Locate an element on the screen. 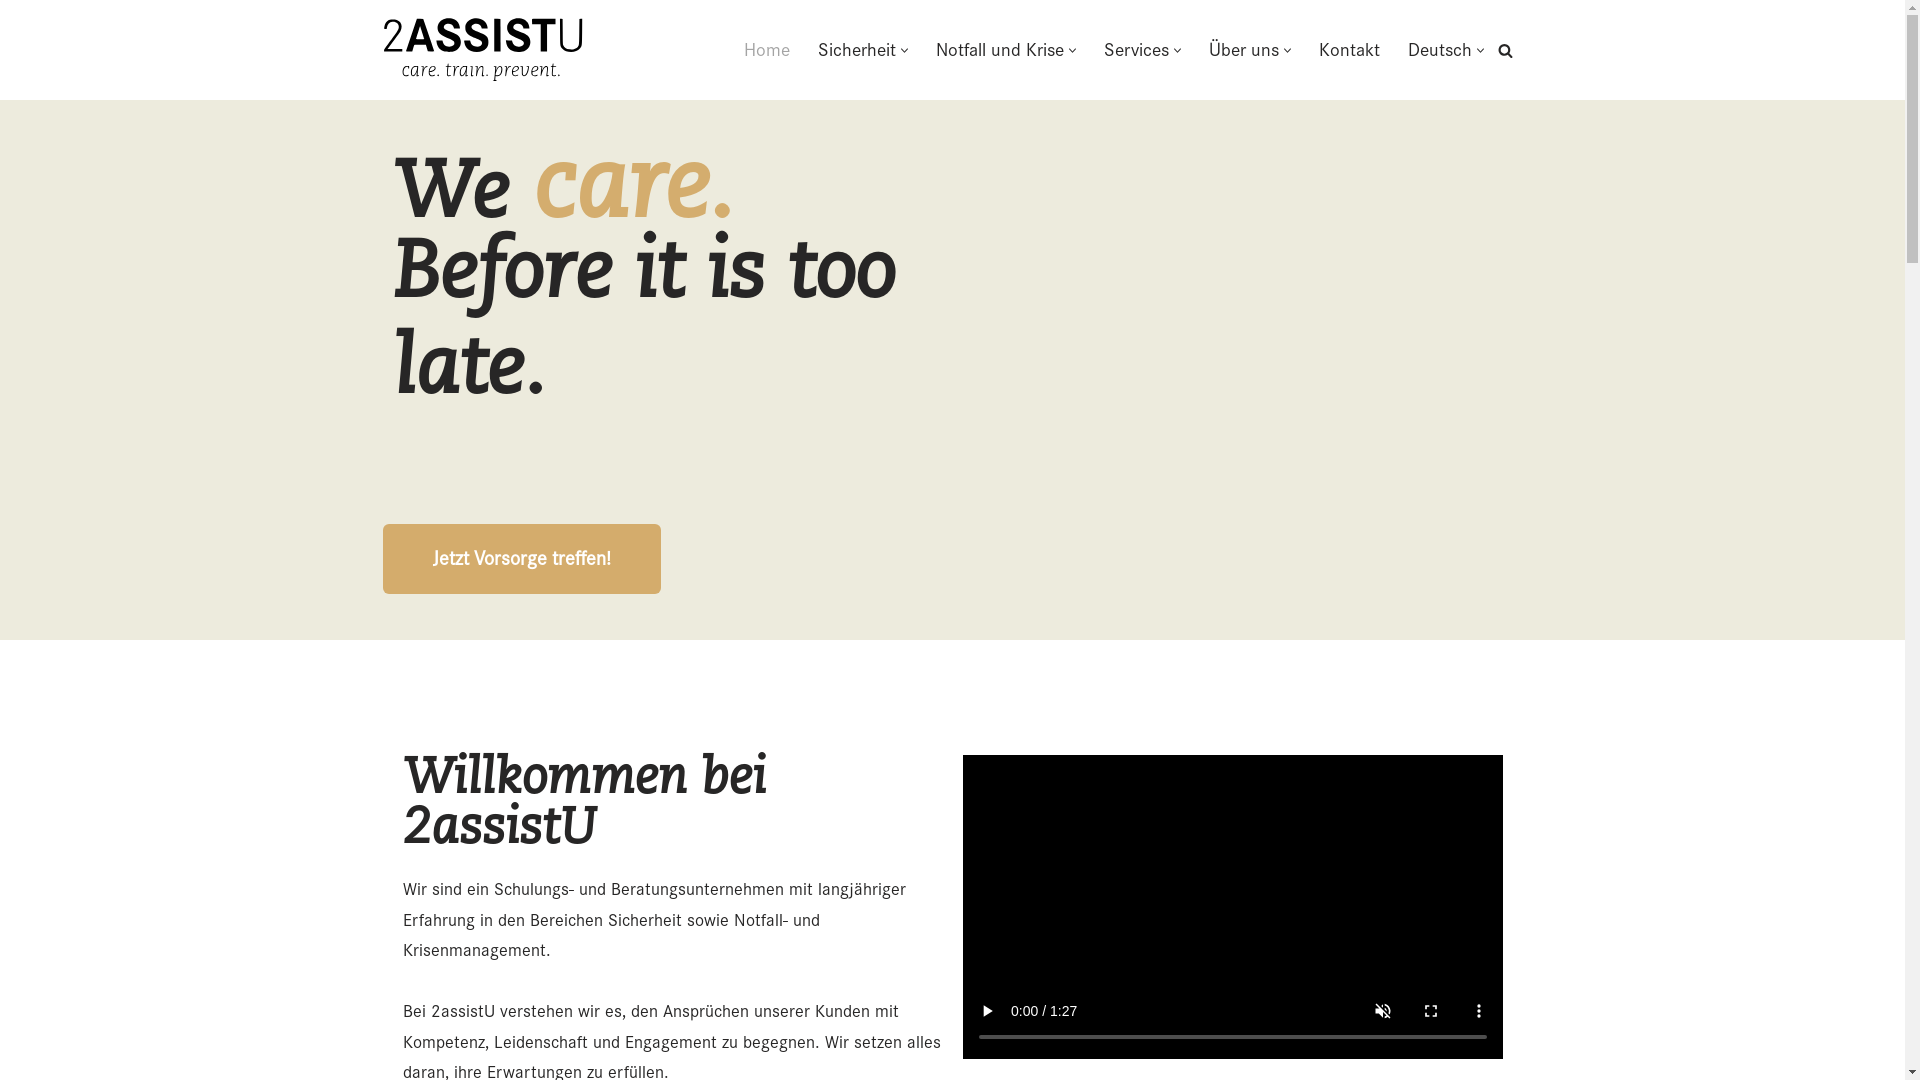  'Notfall und Krise' is located at coordinates (999, 48).